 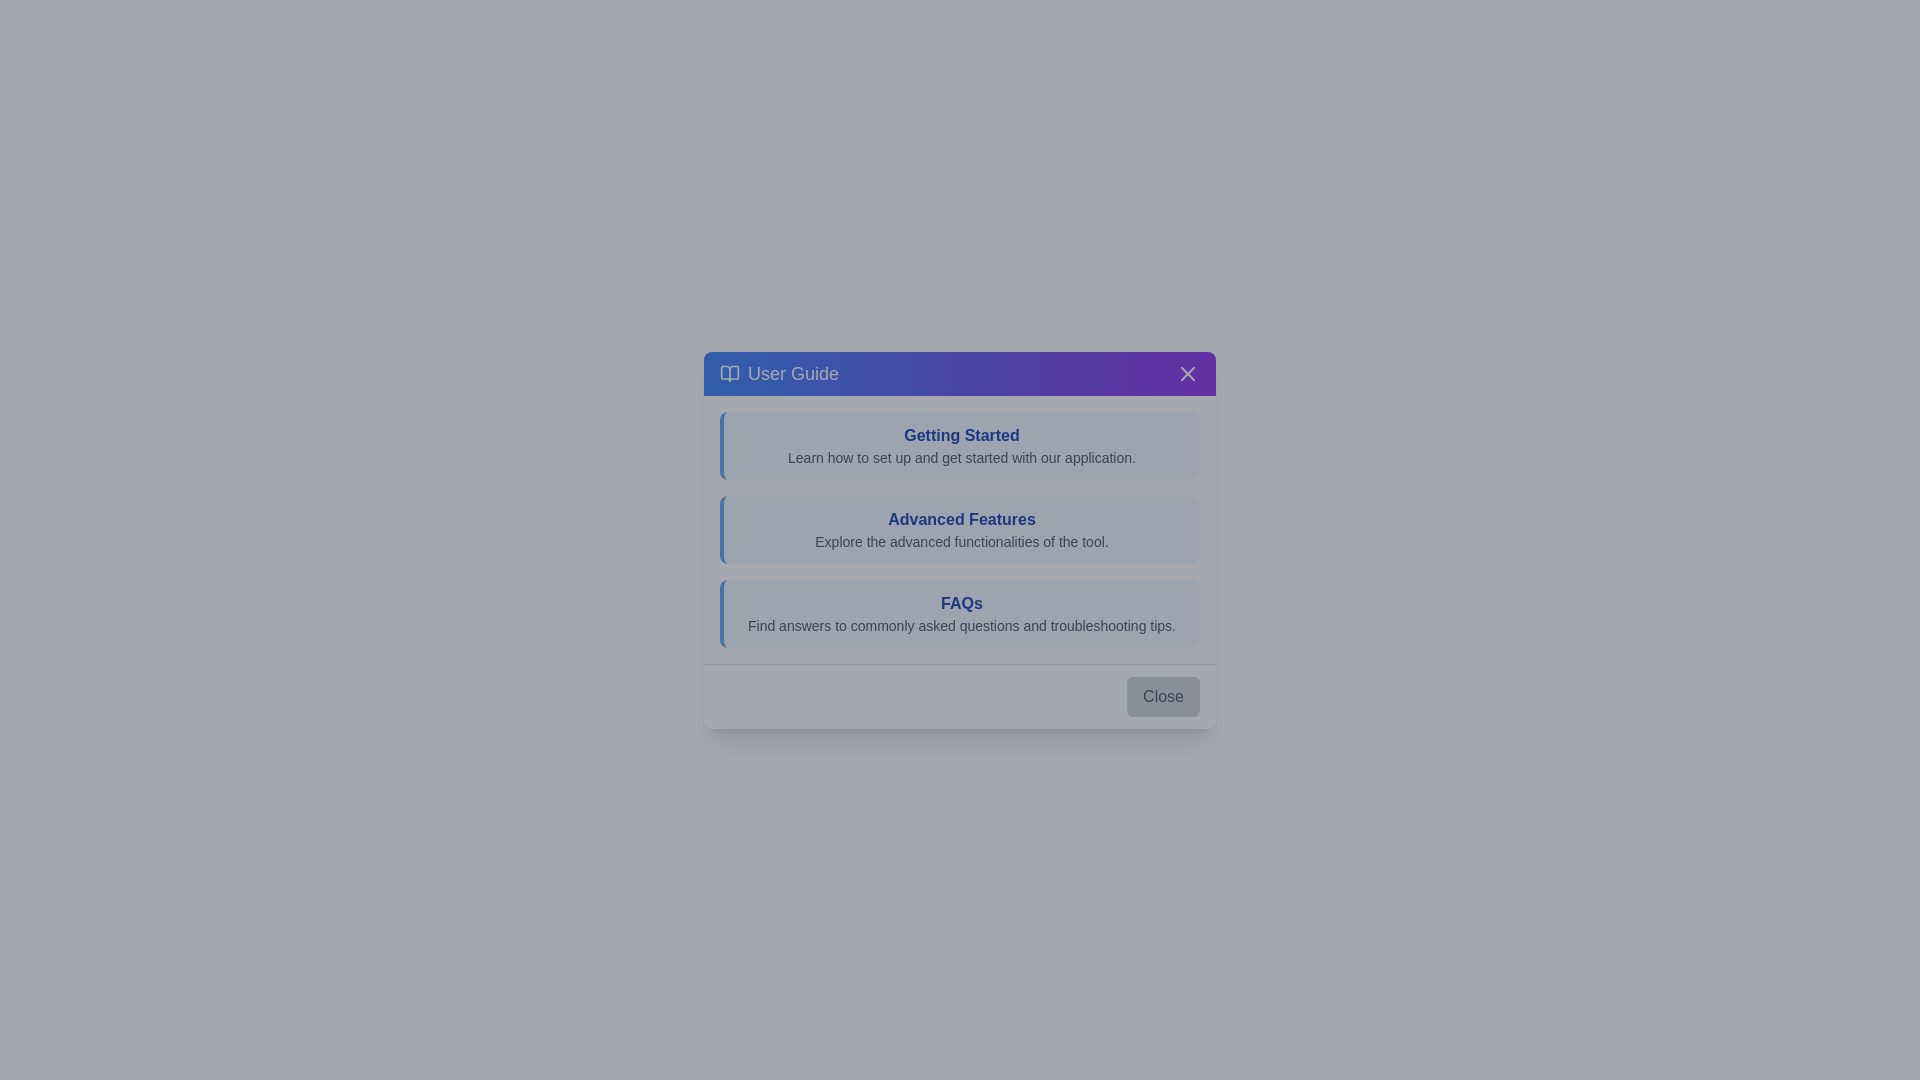 What do you see at coordinates (1163, 695) in the screenshot?
I see `the close button located at the bottom-right corner of the dialog box for keyboard interaction` at bounding box center [1163, 695].